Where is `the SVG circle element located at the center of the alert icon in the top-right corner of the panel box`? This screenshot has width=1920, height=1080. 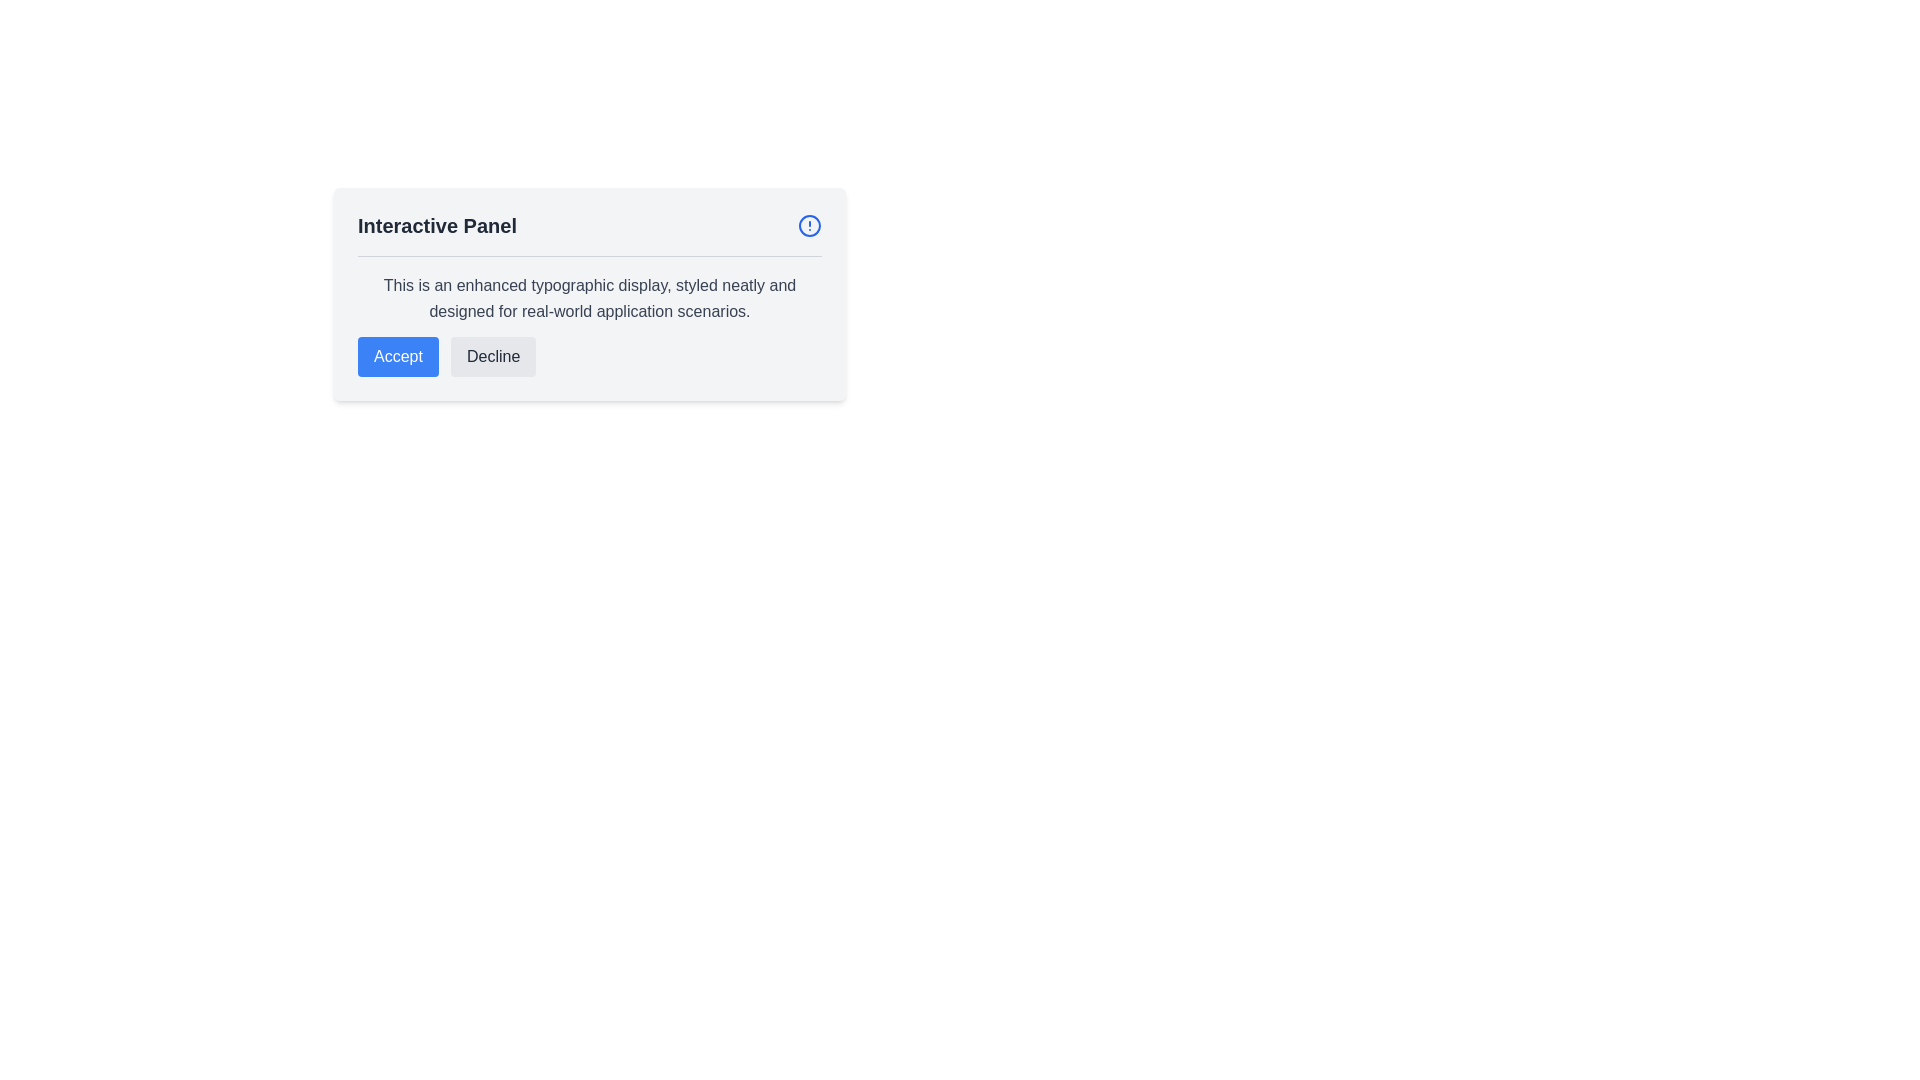
the SVG circle element located at the center of the alert icon in the top-right corner of the panel box is located at coordinates (810, 225).